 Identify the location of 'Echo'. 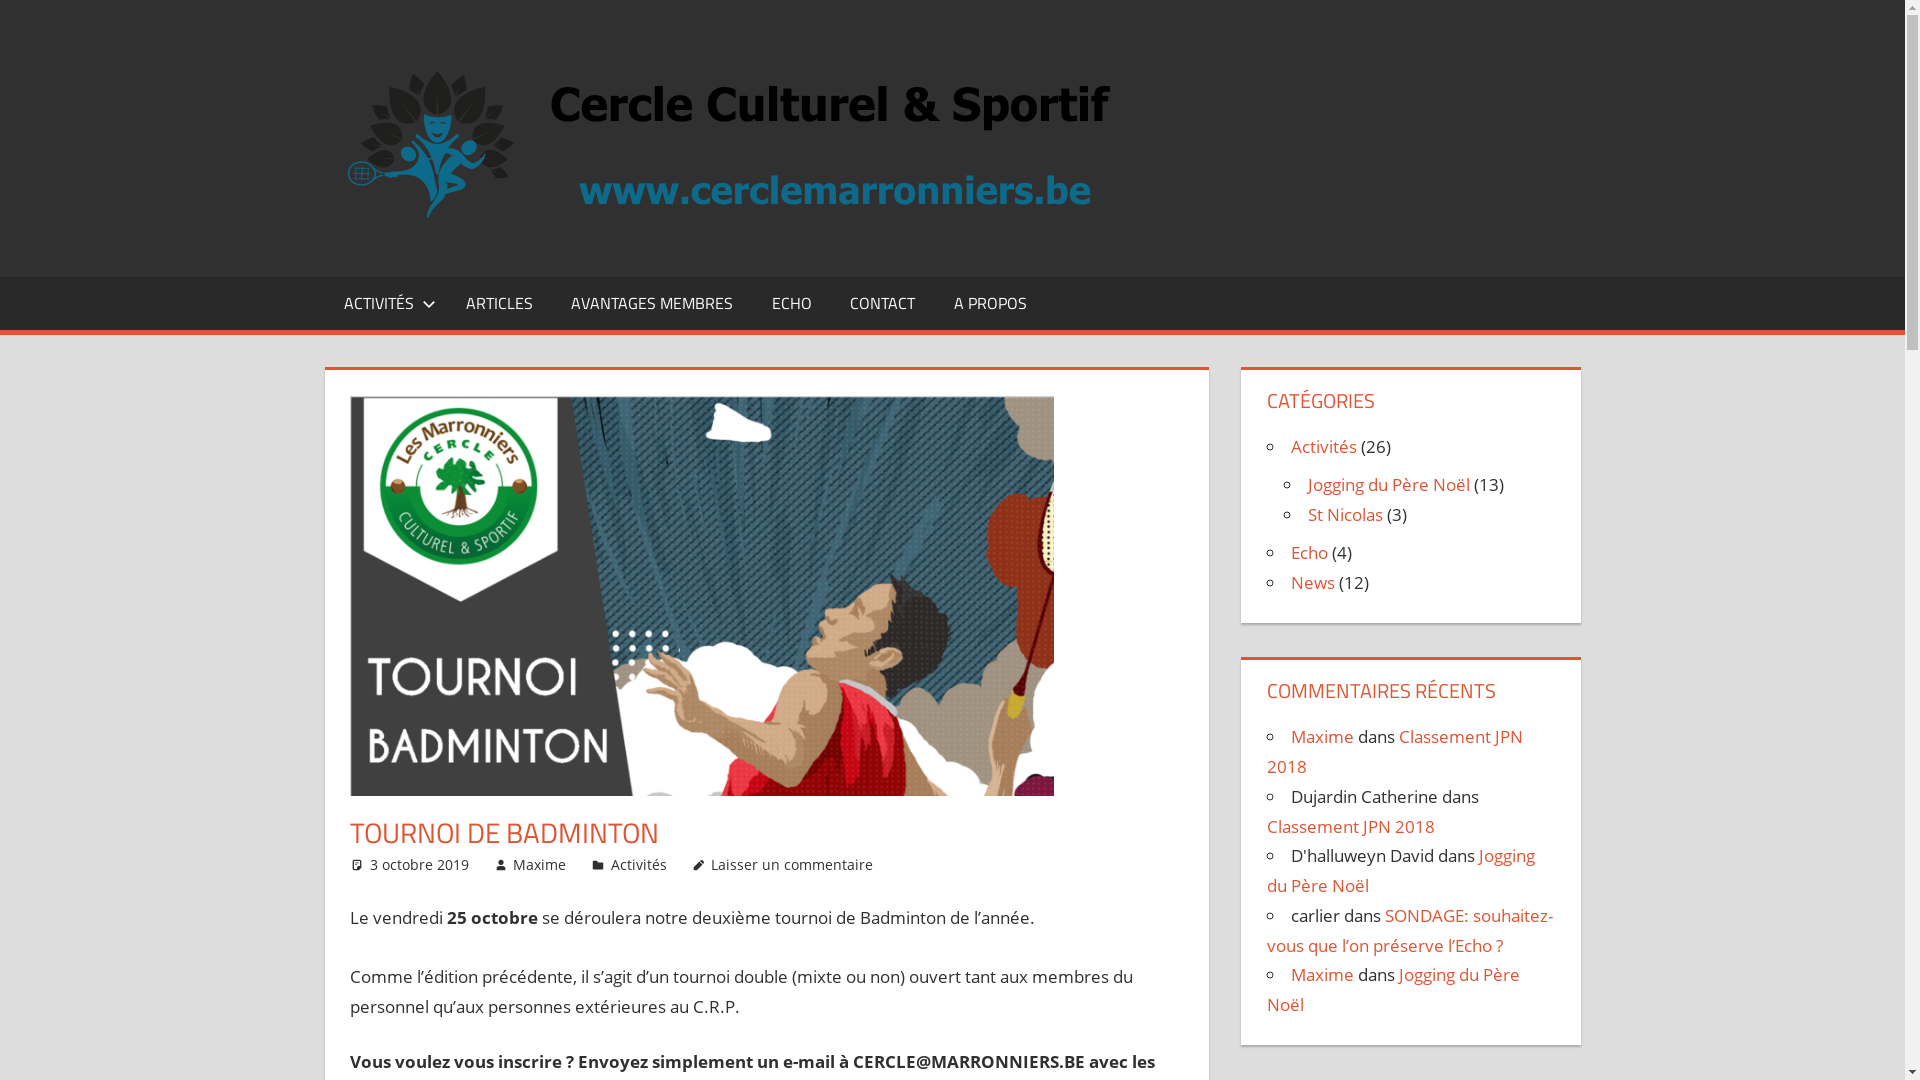
(1309, 552).